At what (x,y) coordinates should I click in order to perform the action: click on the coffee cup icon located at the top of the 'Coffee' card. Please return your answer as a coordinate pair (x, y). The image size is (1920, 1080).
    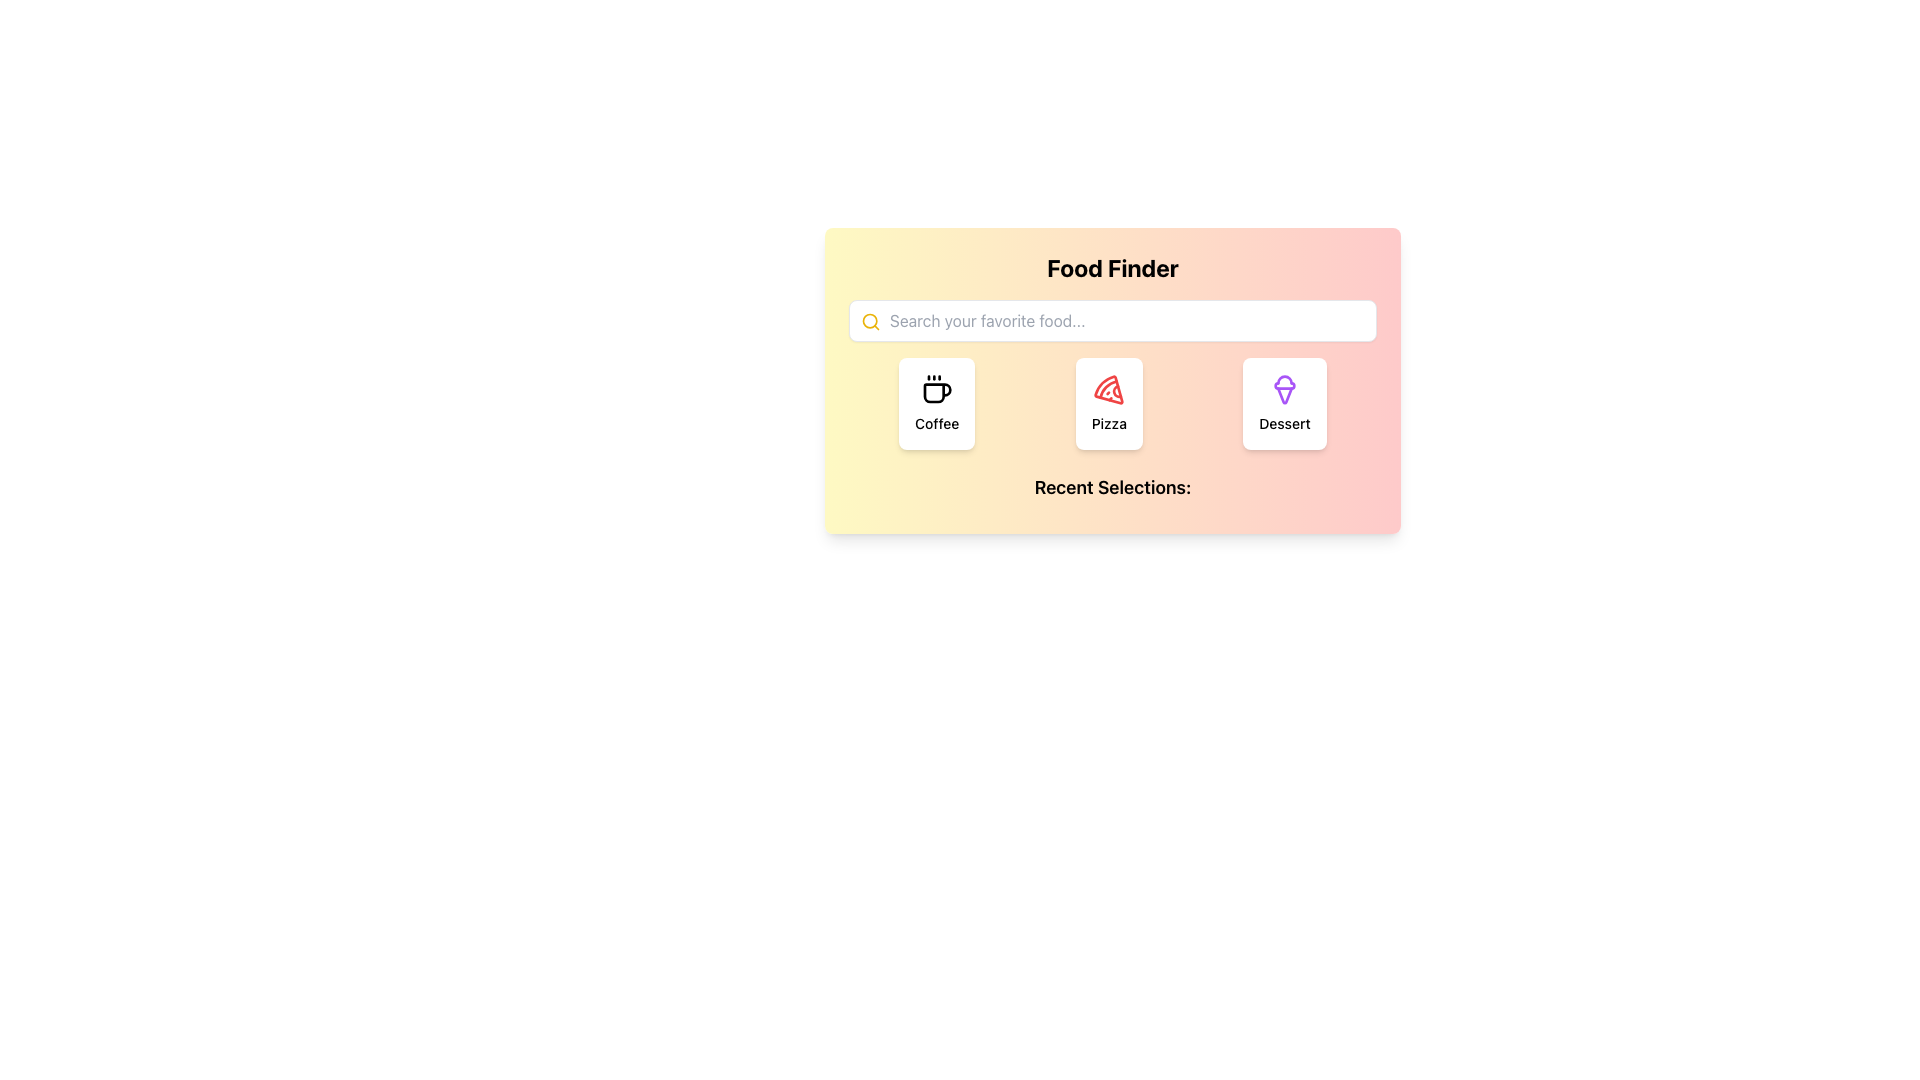
    Looking at the image, I should click on (936, 389).